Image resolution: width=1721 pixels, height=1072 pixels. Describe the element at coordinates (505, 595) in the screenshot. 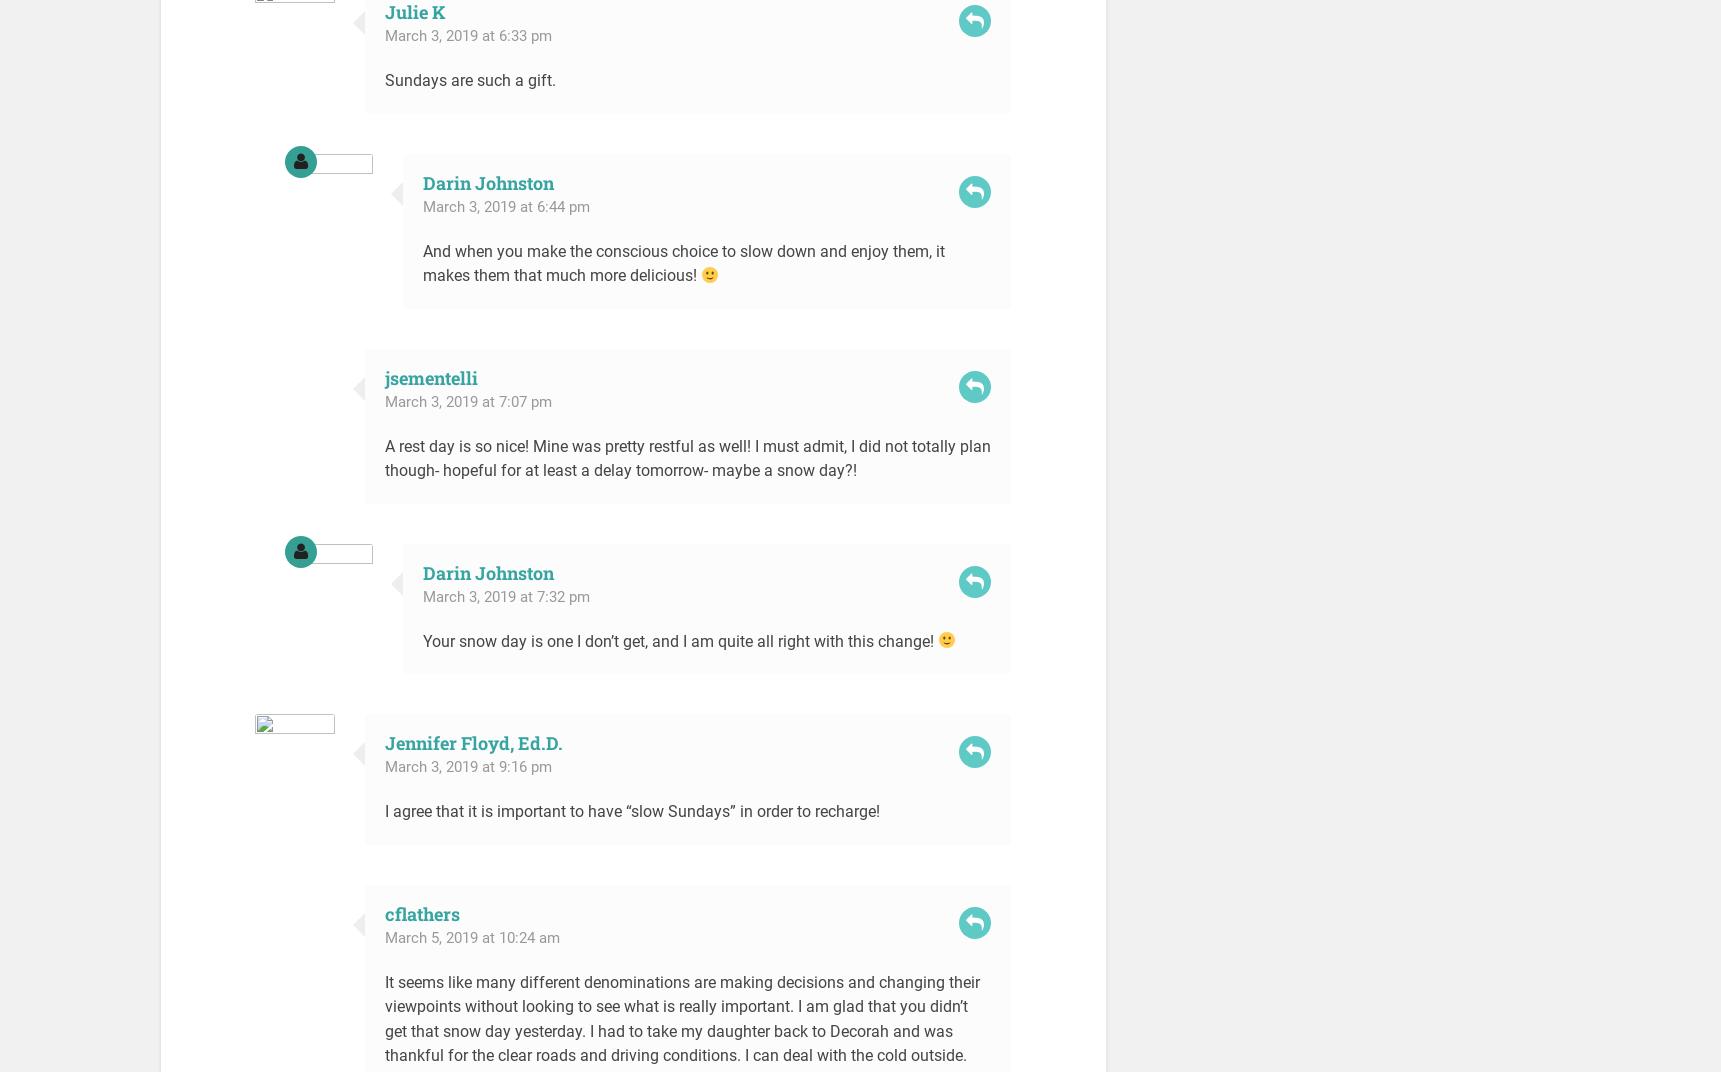

I see `'March 3, 2019 at 7:32 pm'` at that location.